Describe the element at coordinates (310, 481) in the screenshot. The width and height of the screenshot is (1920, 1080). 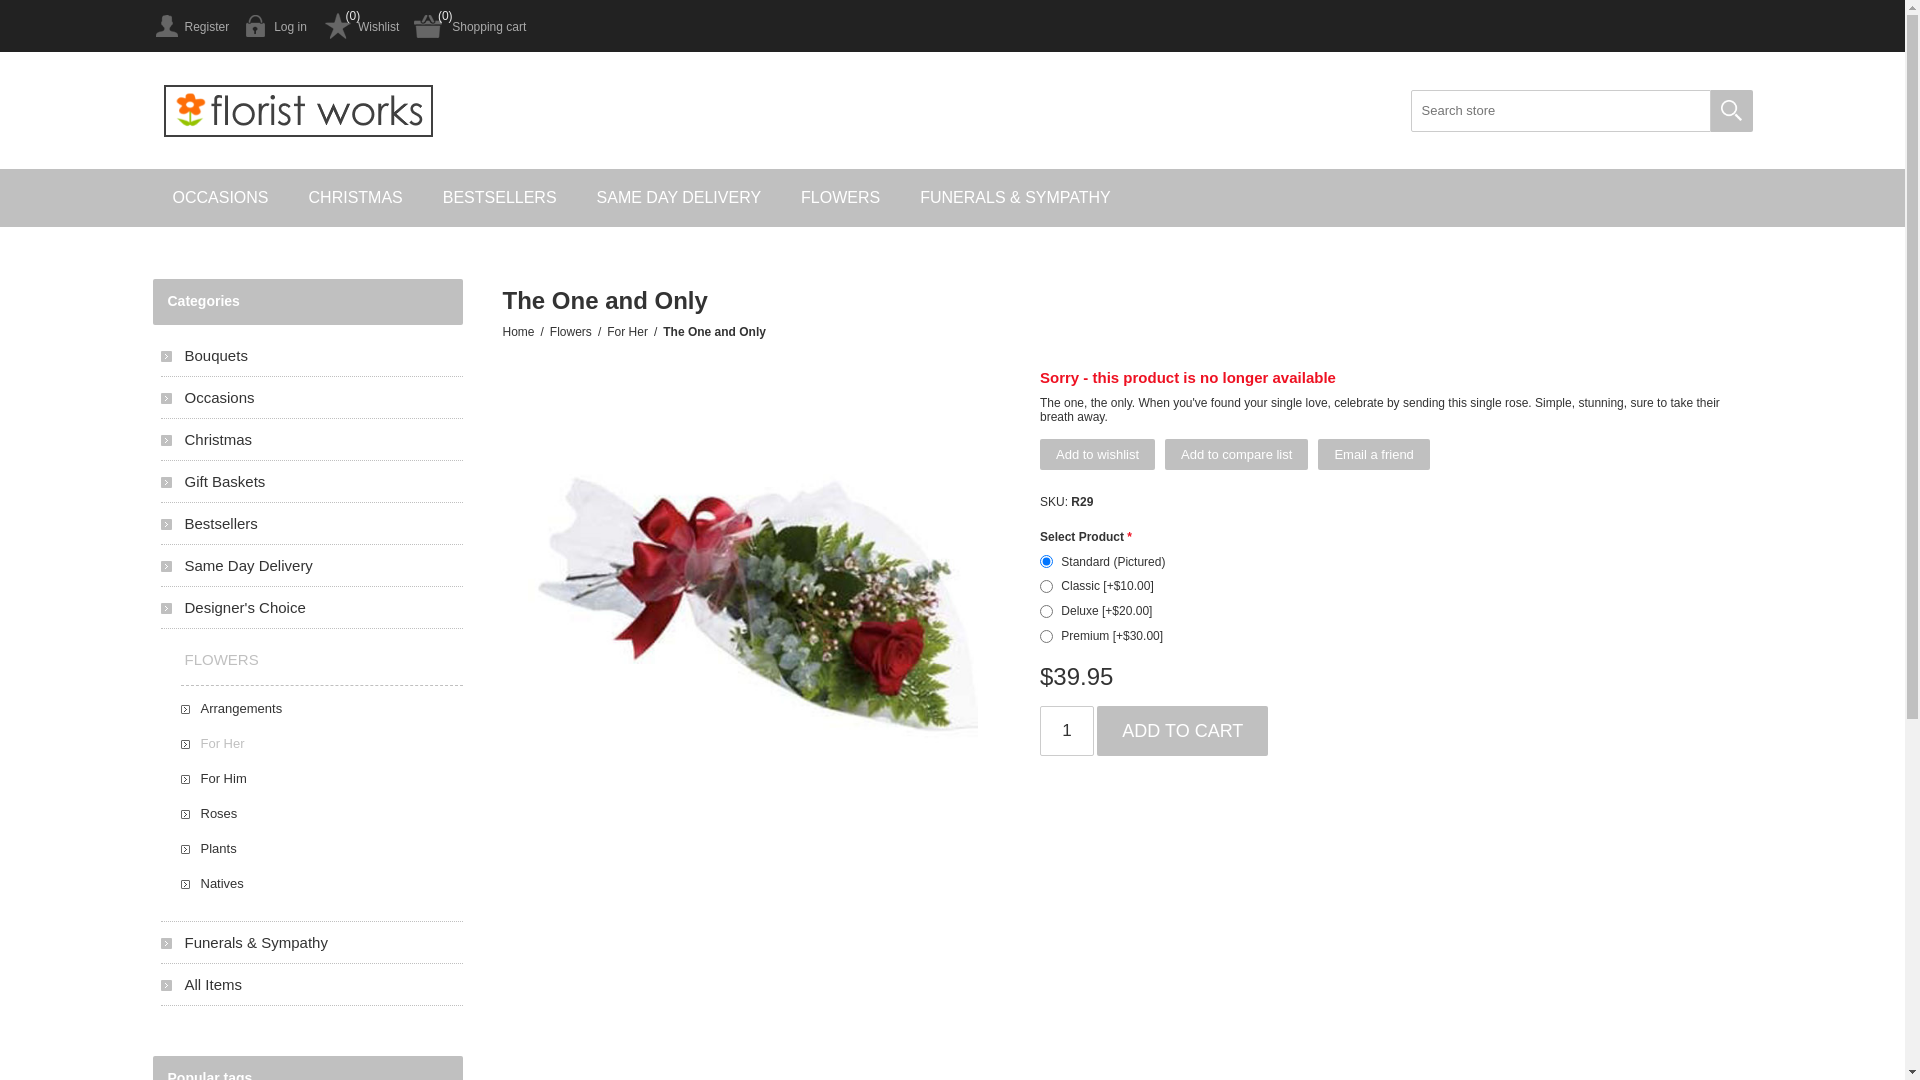
I see `'Gift Baskets'` at that location.